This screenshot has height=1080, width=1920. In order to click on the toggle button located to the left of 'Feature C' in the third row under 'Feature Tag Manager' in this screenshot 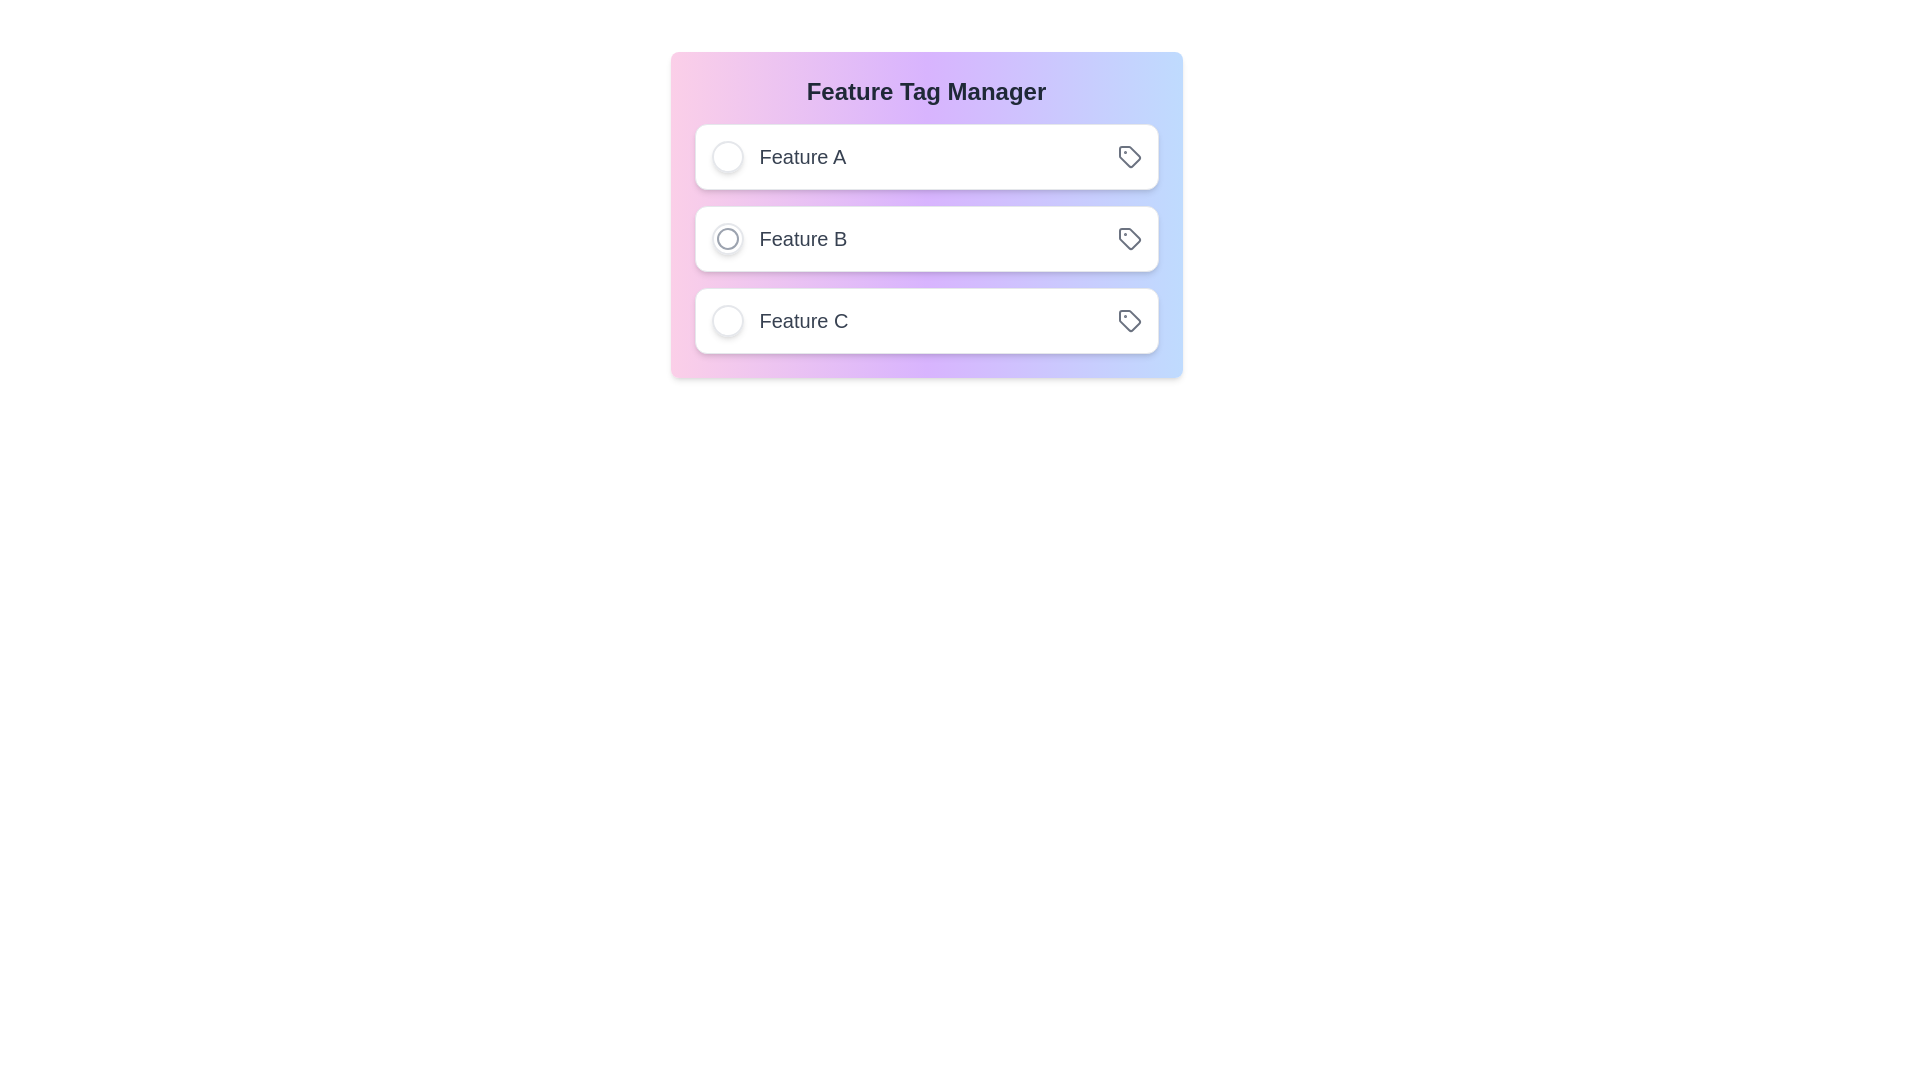, I will do `click(726, 319)`.